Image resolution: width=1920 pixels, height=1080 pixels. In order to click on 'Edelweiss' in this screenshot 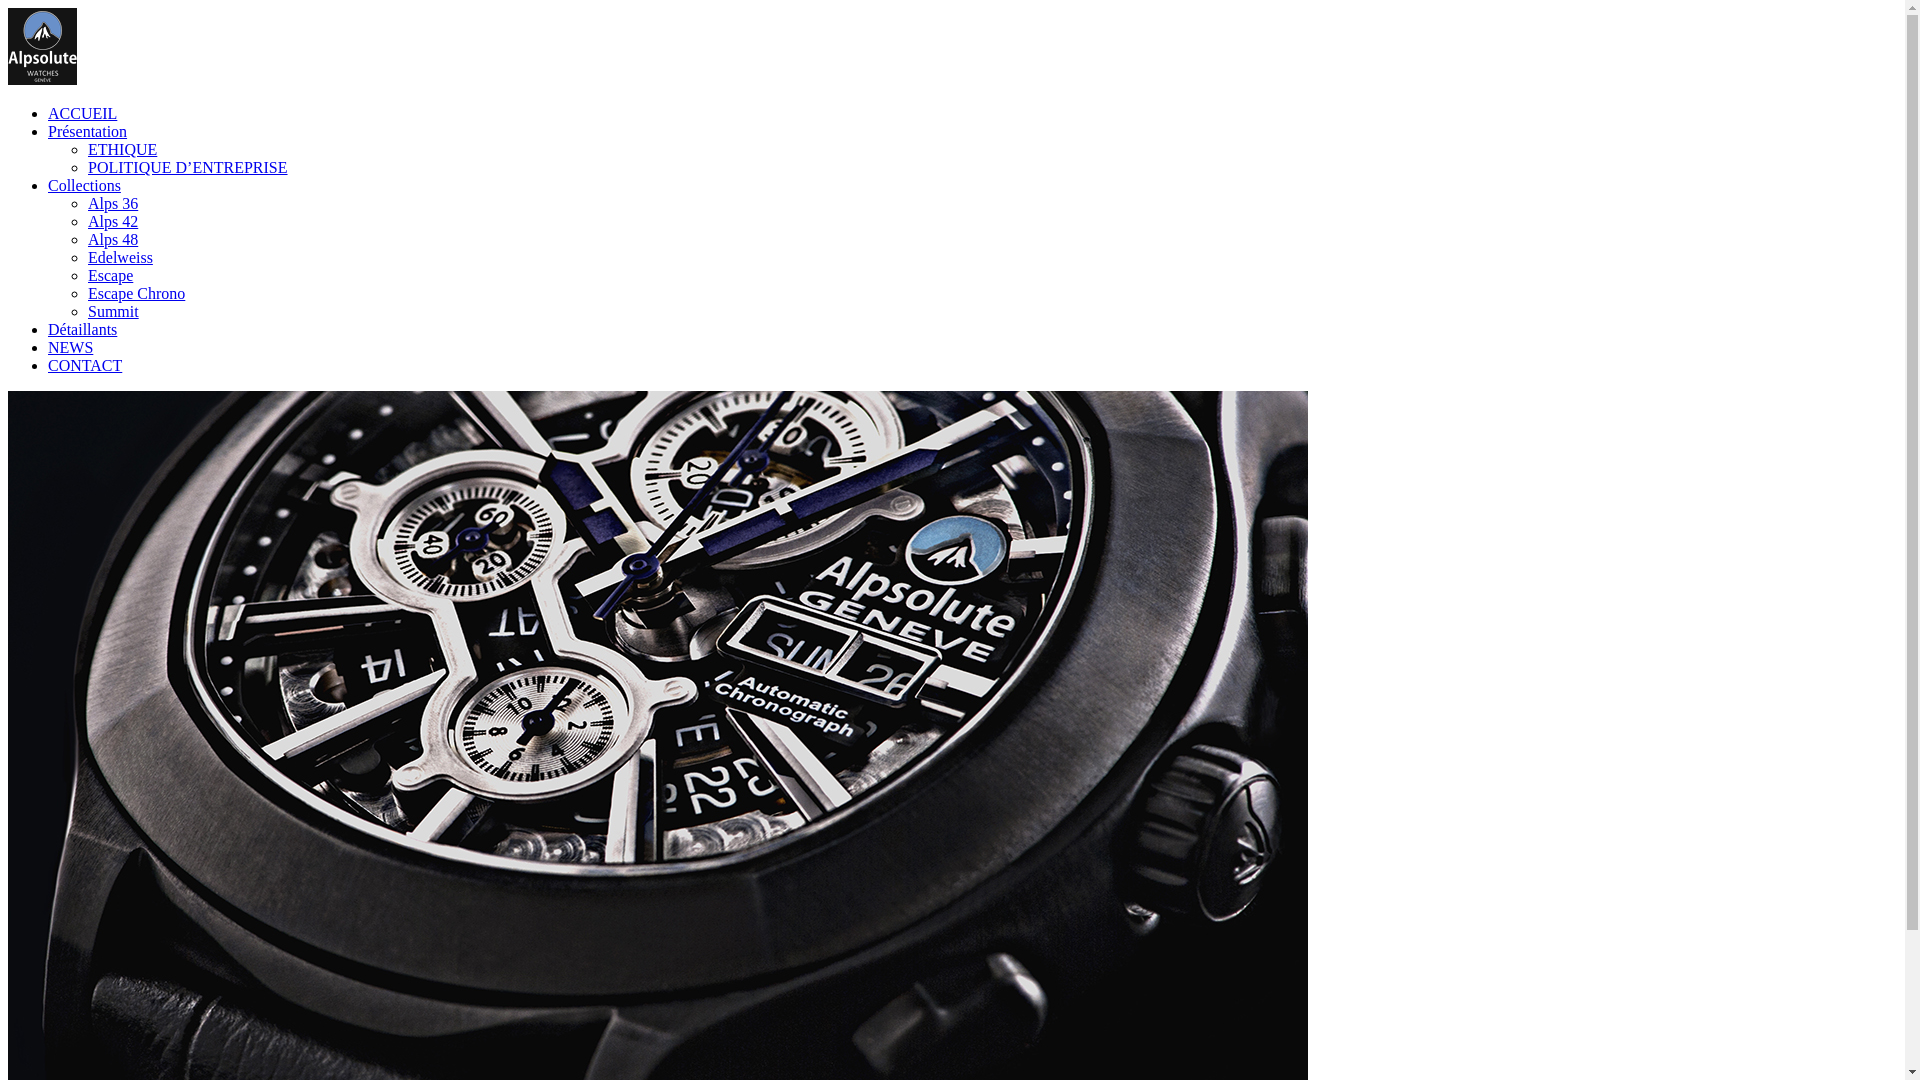, I will do `click(119, 256)`.